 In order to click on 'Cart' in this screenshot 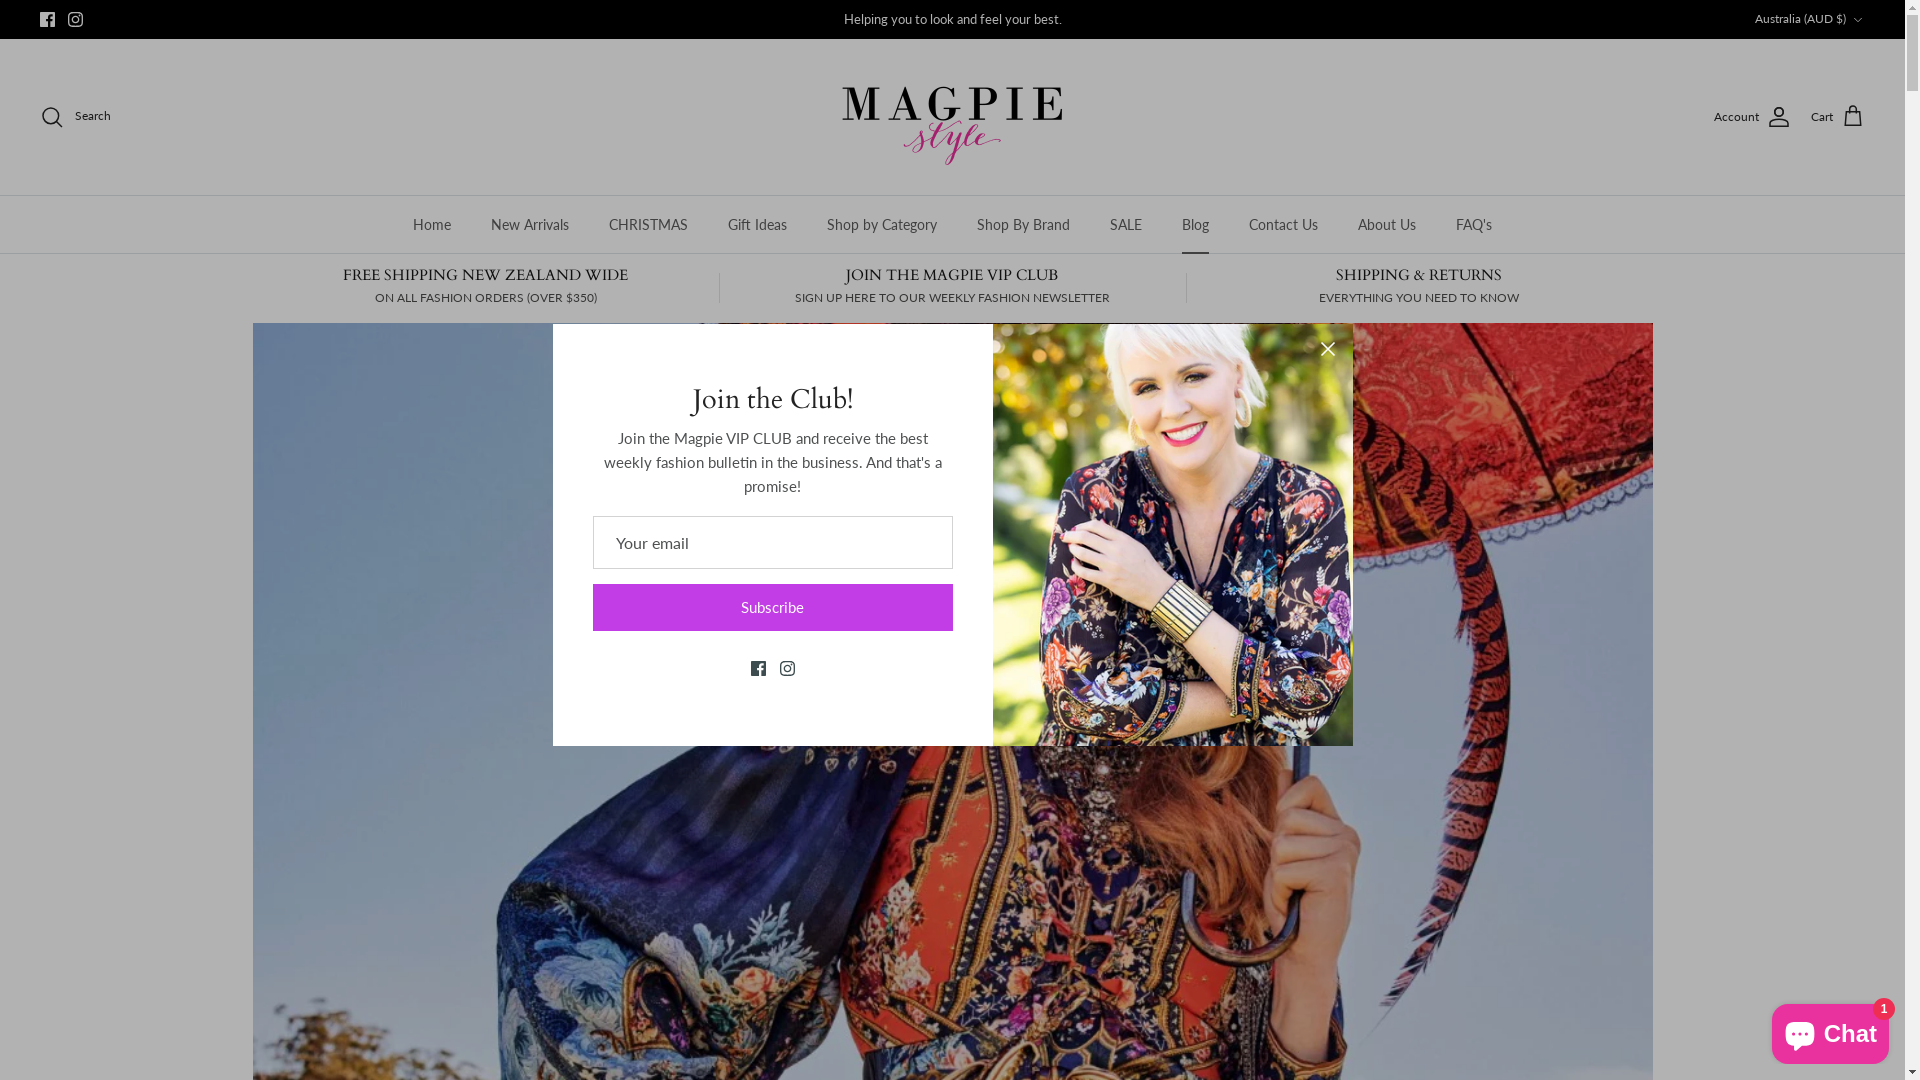, I will do `click(1810, 116)`.